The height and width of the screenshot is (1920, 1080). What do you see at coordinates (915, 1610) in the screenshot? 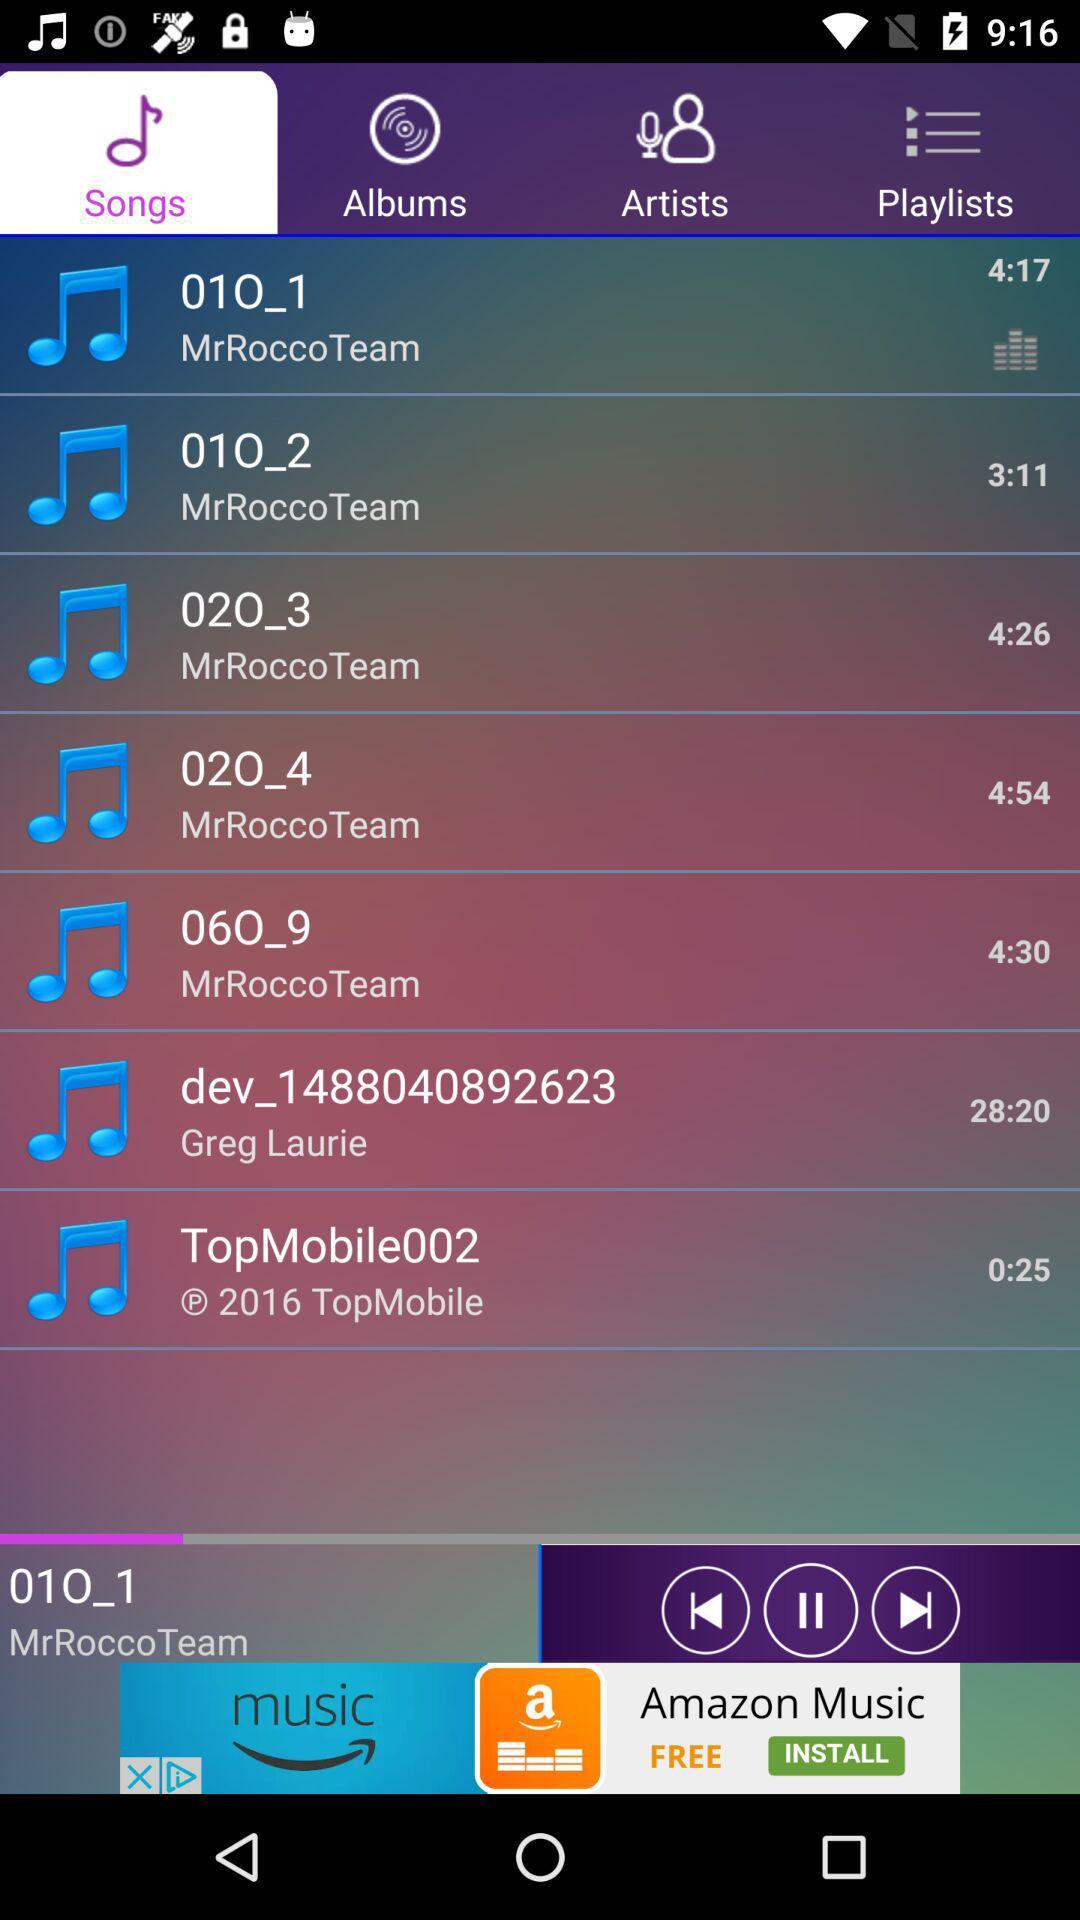
I see `next option` at bounding box center [915, 1610].